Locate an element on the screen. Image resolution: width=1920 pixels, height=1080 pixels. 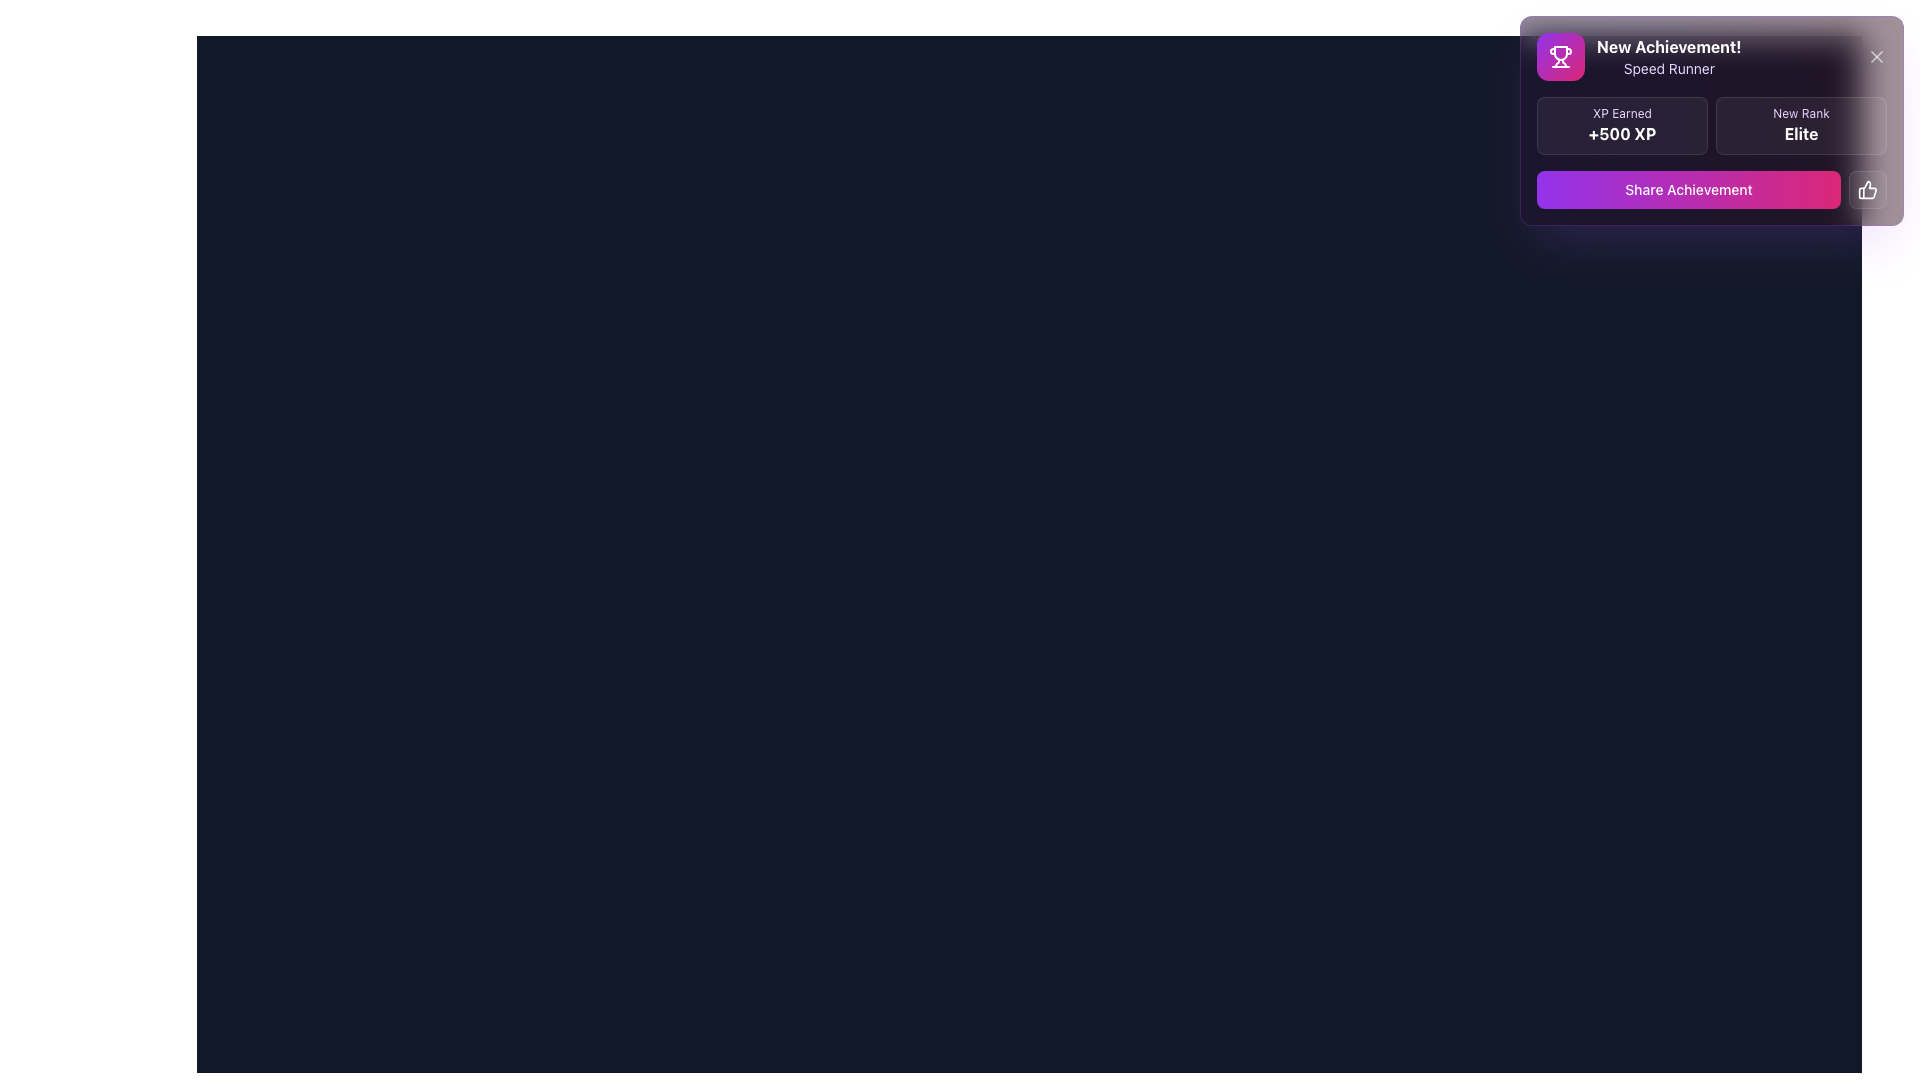
displayed information from the static text component titled 'New Achievement!' with the subtitle 'Speed Runner' located in the top-right corner of the notification interface is located at coordinates (1639, 56).